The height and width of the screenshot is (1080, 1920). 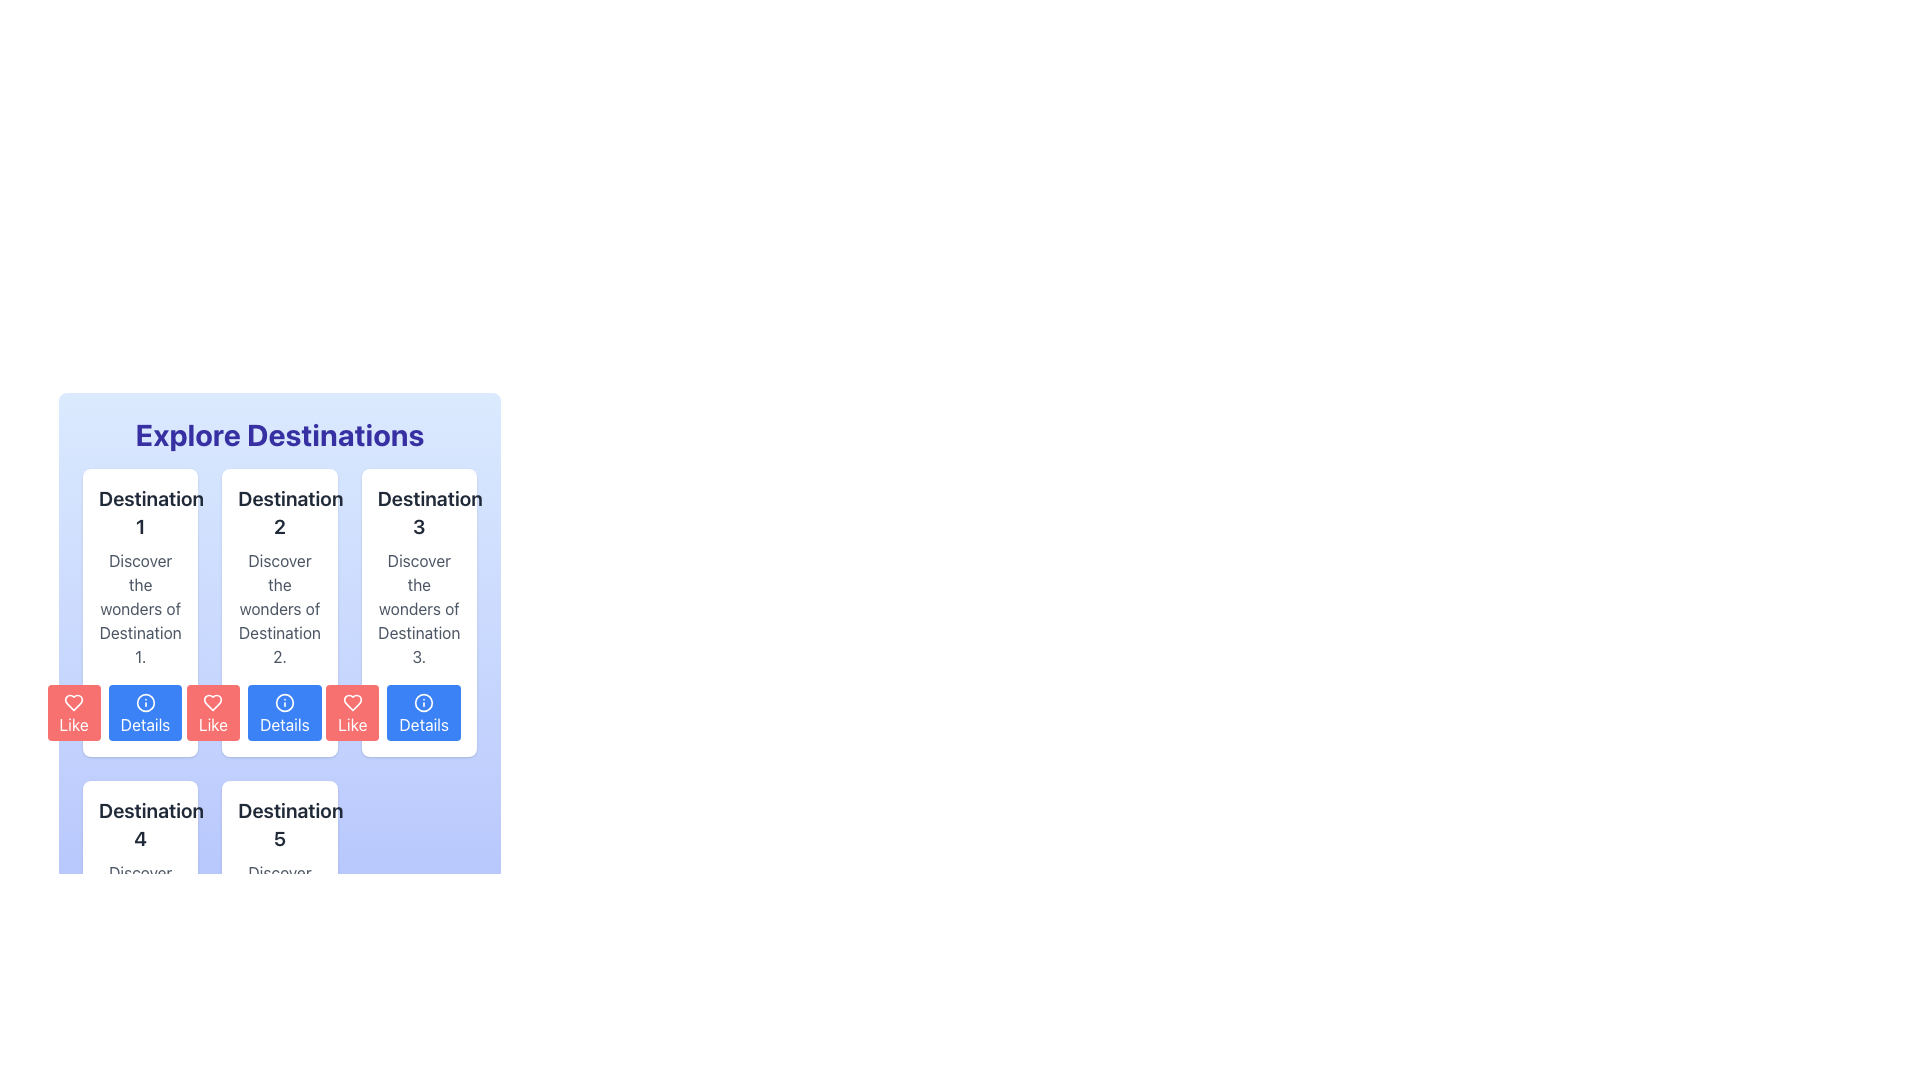 I want to click on the Text label that identifies 'Destination 3' located at the top of the white card in the grid layout under 'Explore Destinations', so click(x=418, y=512).